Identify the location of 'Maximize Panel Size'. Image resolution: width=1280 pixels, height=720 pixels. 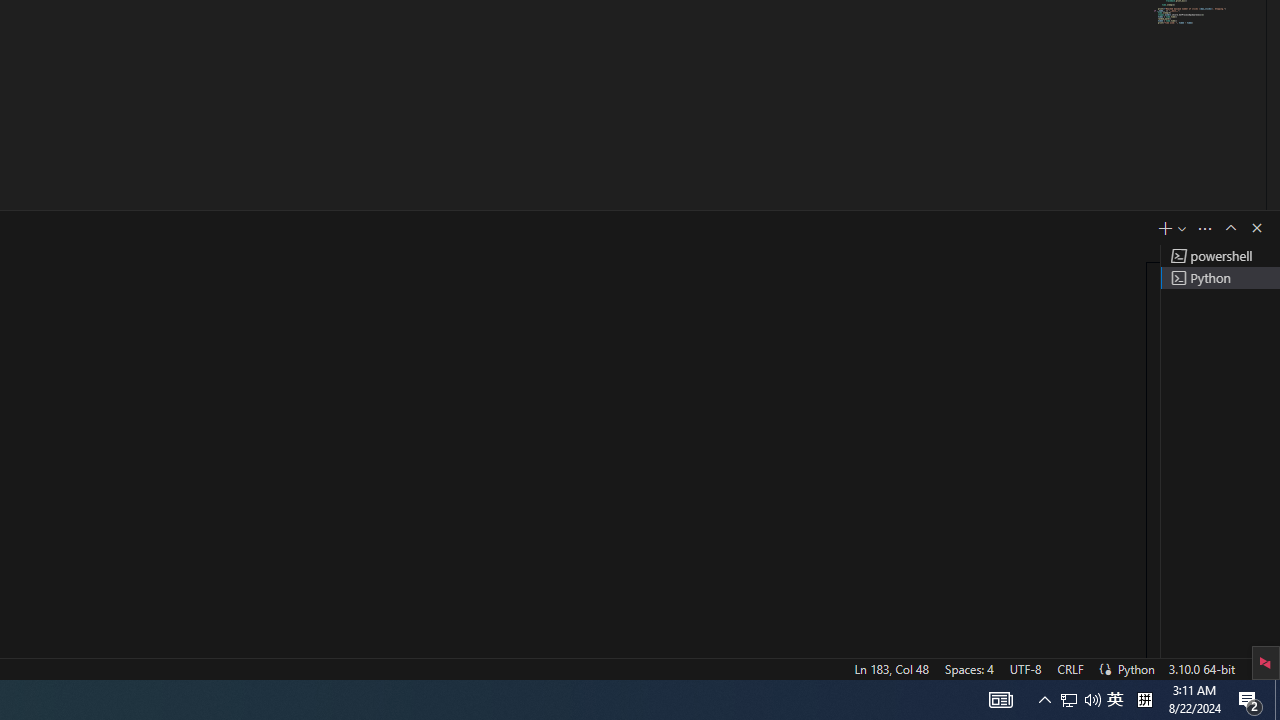
(1229, 226).